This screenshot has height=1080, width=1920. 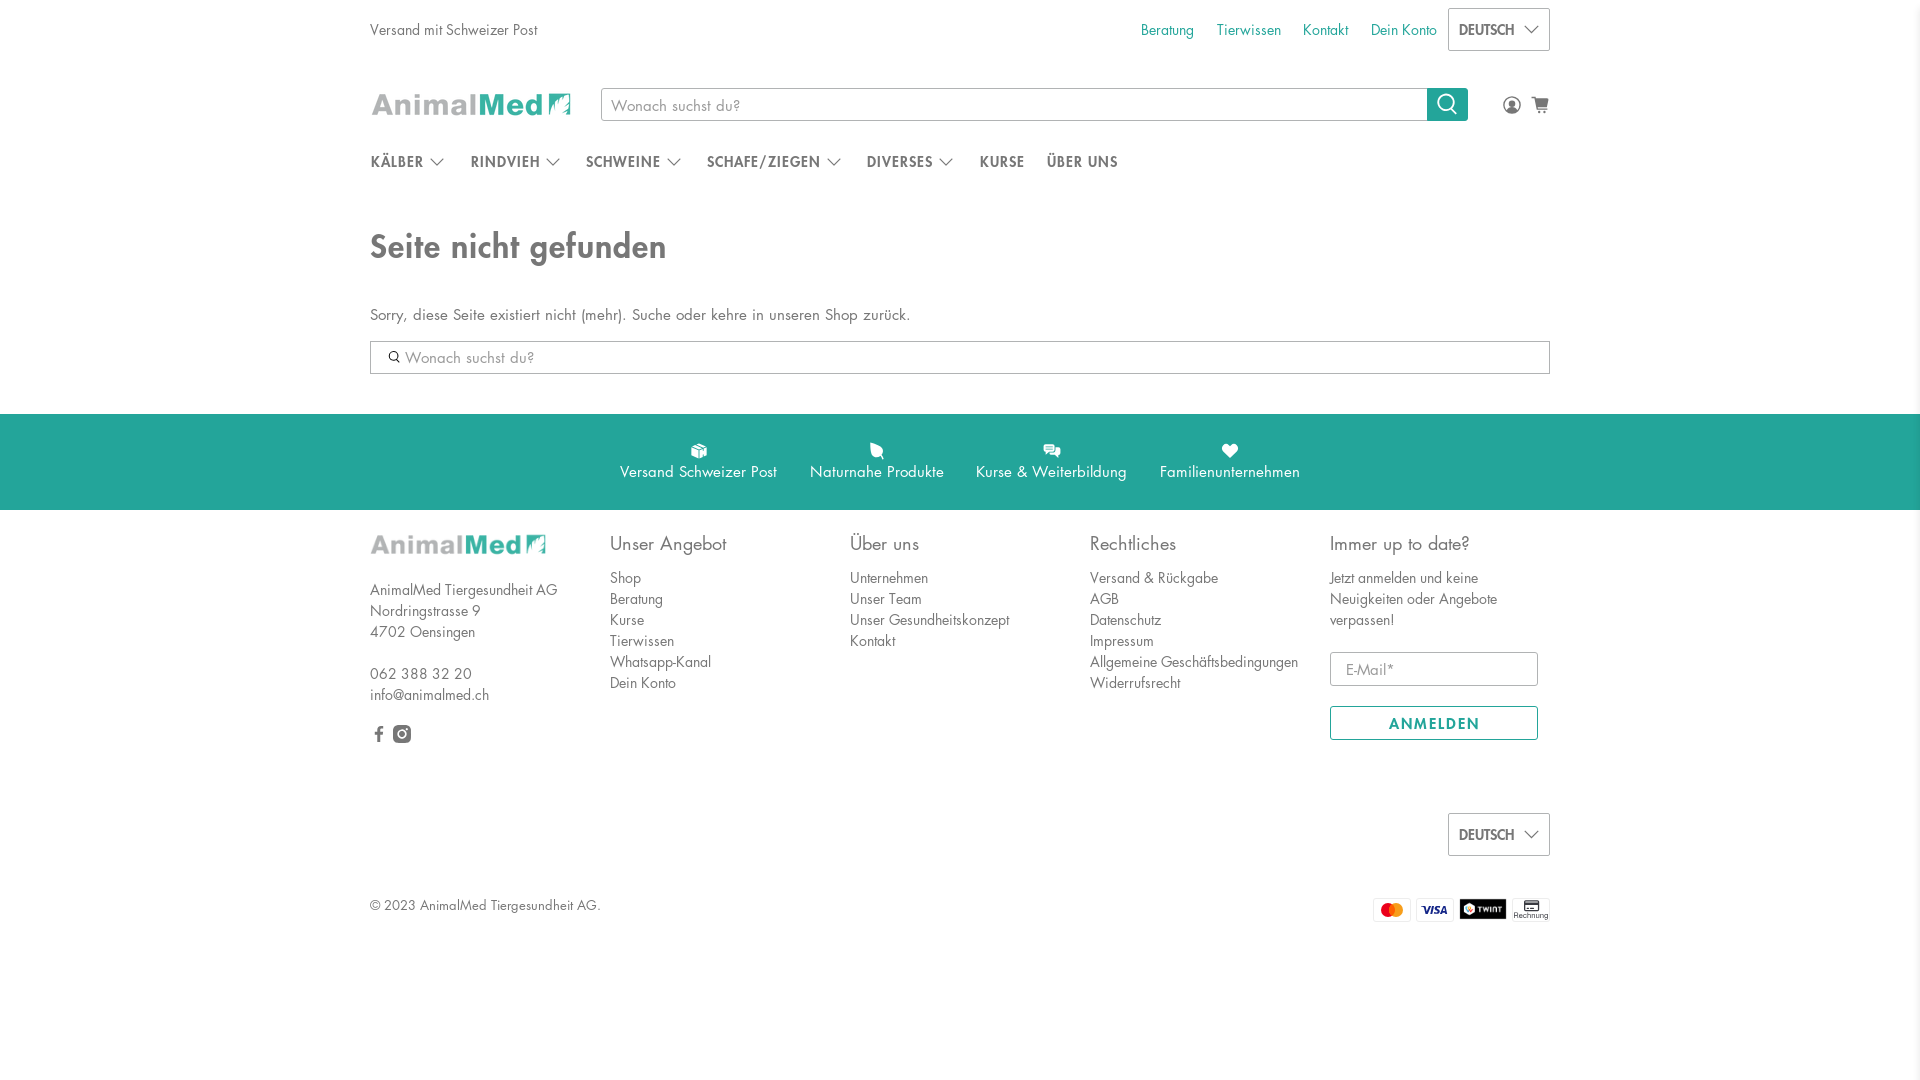 I want to click on 'ANMELDEN', so click(x=1329, y=722).